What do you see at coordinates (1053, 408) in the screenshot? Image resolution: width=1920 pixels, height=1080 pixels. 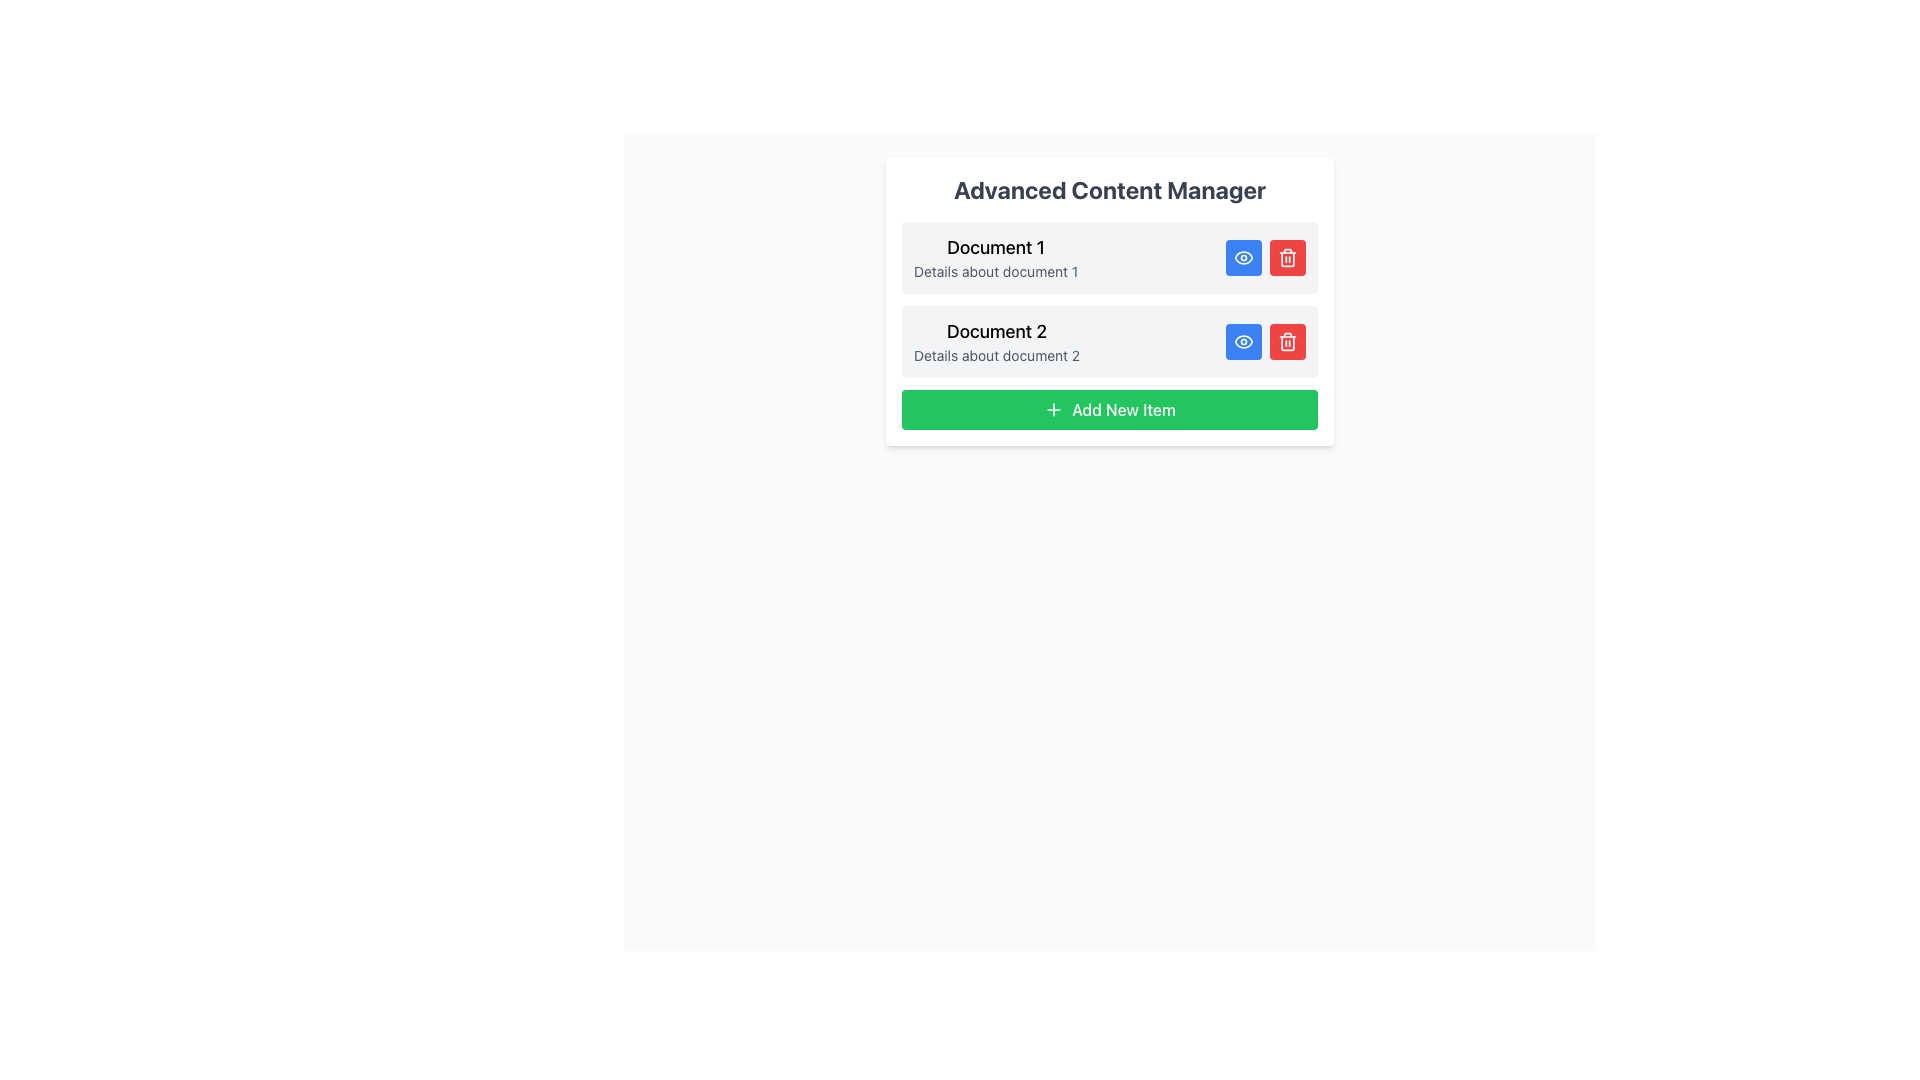 I see `the plus sign icon within the 'Add New Item' button, which is located at the bottom of the document management section` at bounding box center [1053, 408].